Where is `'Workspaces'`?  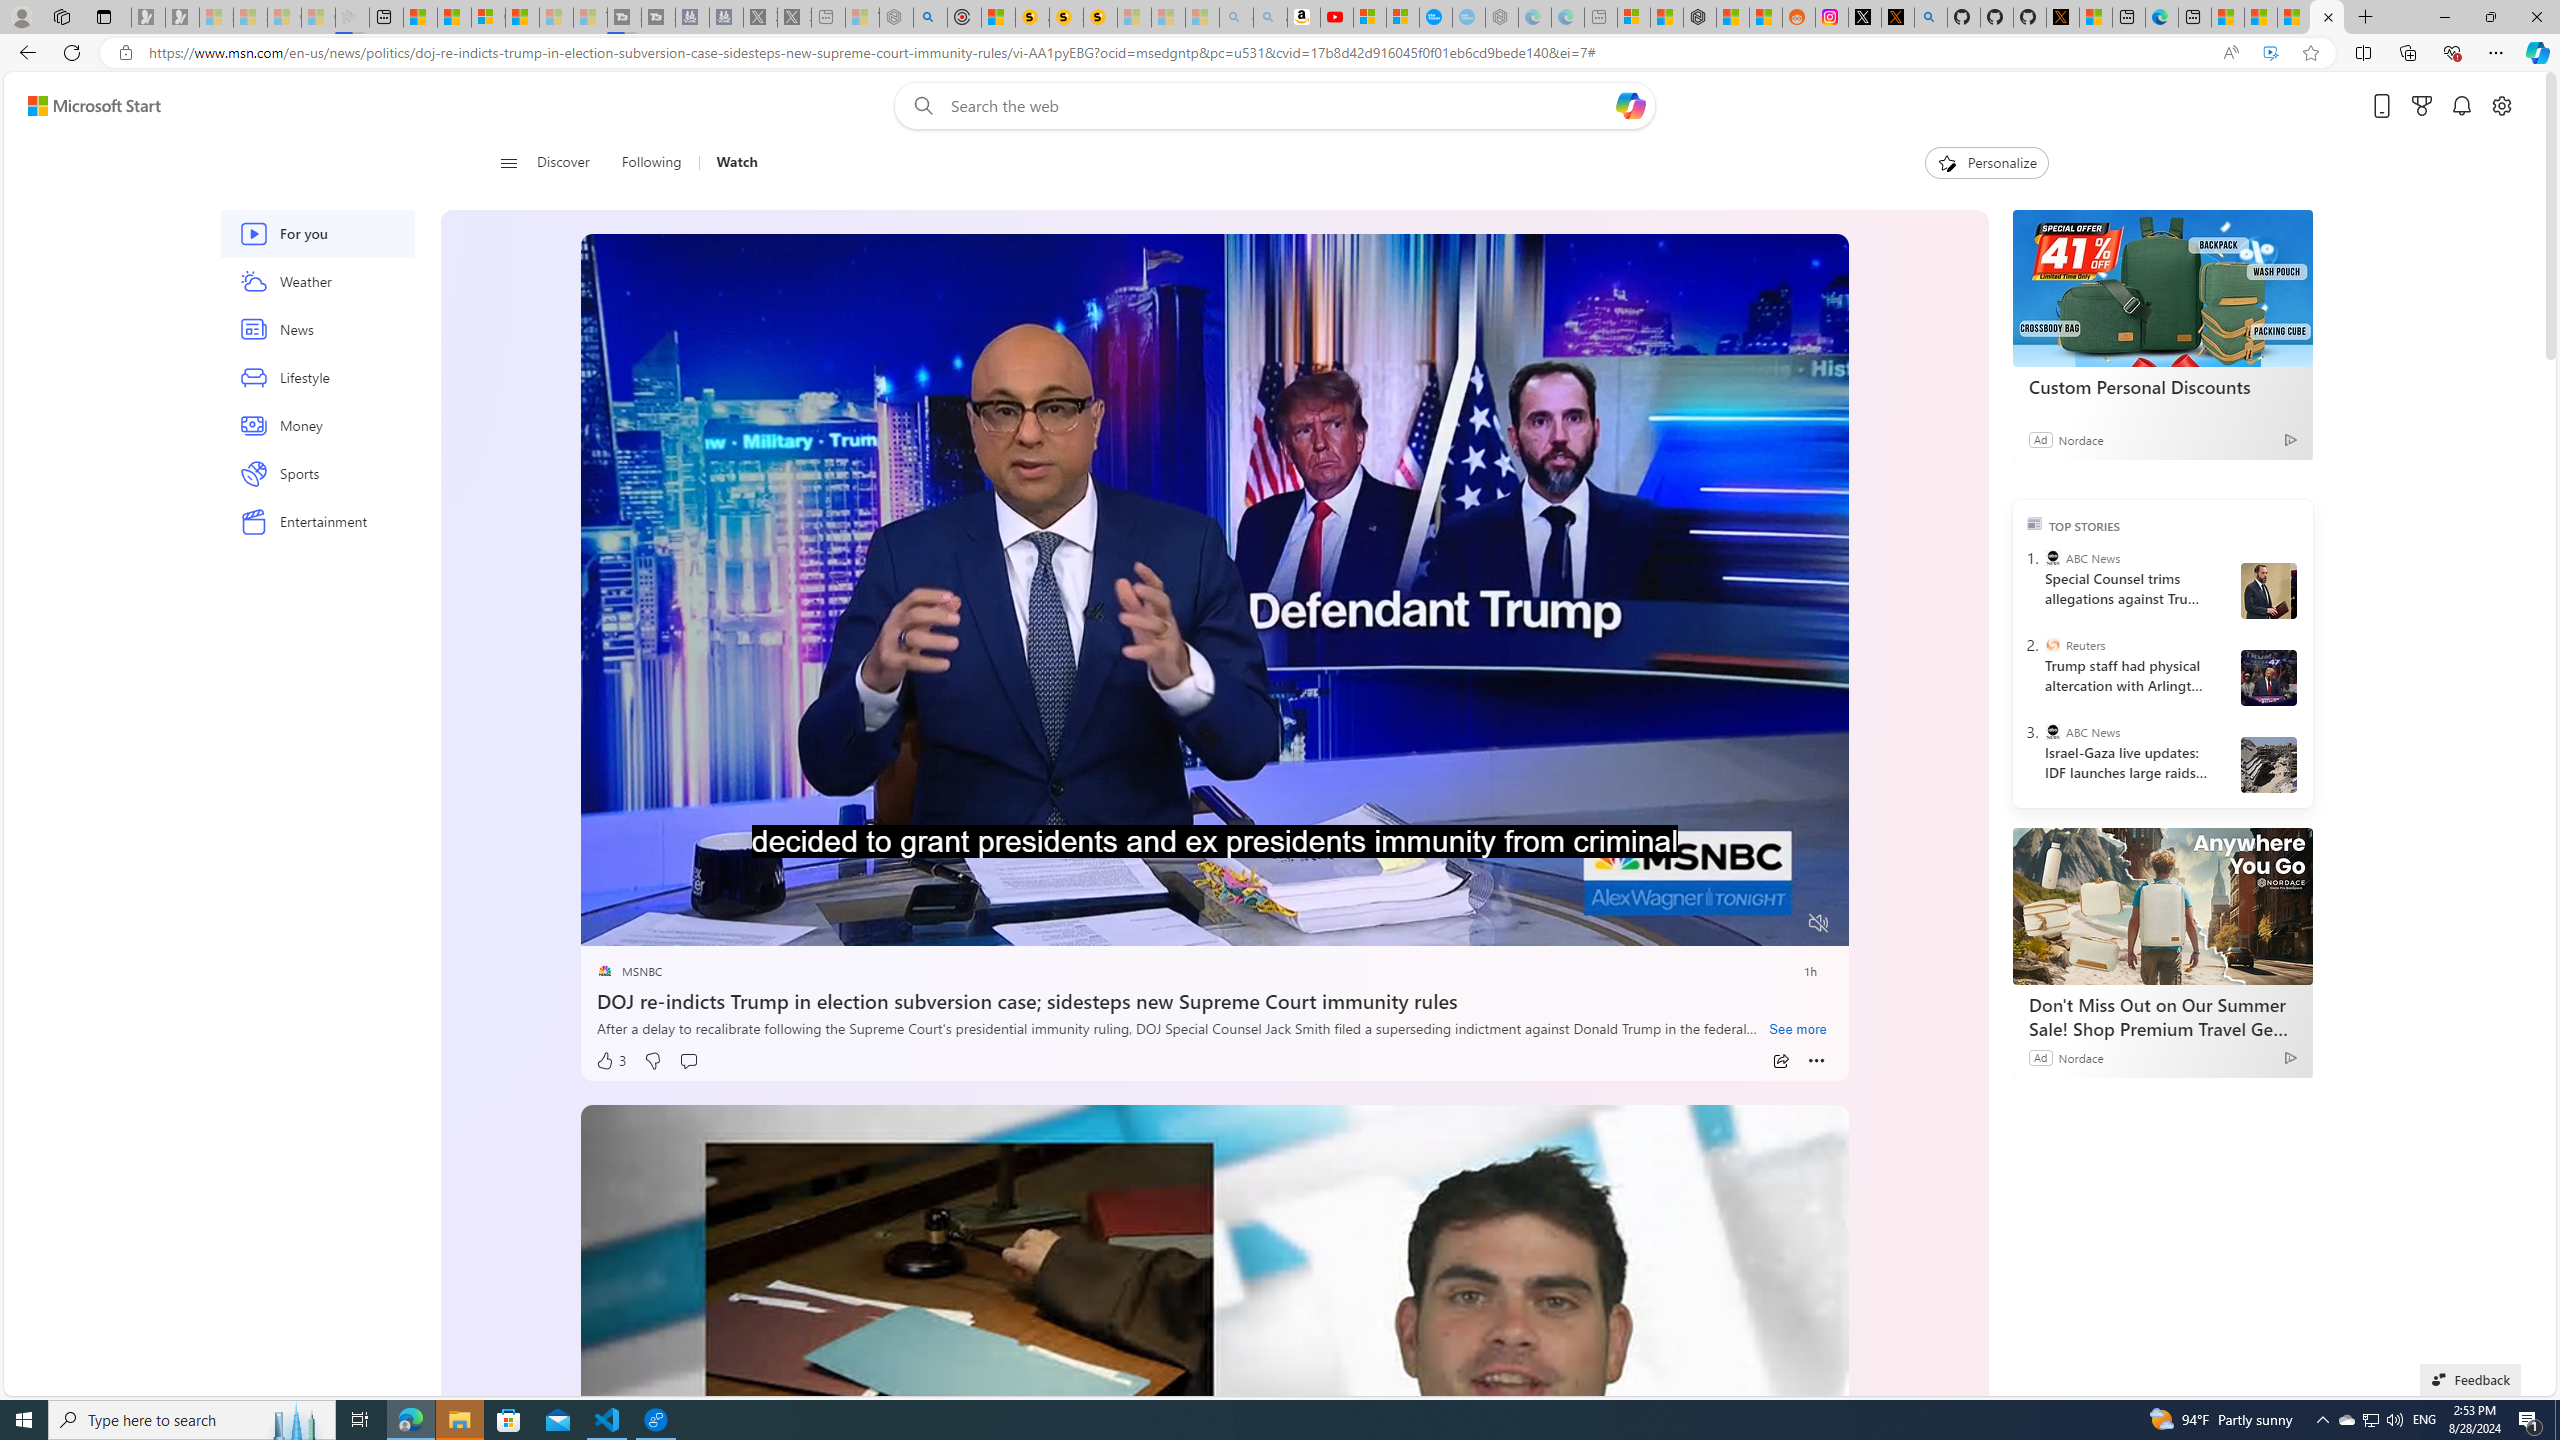
'Workspaces' is located at coordinates (61, 16).